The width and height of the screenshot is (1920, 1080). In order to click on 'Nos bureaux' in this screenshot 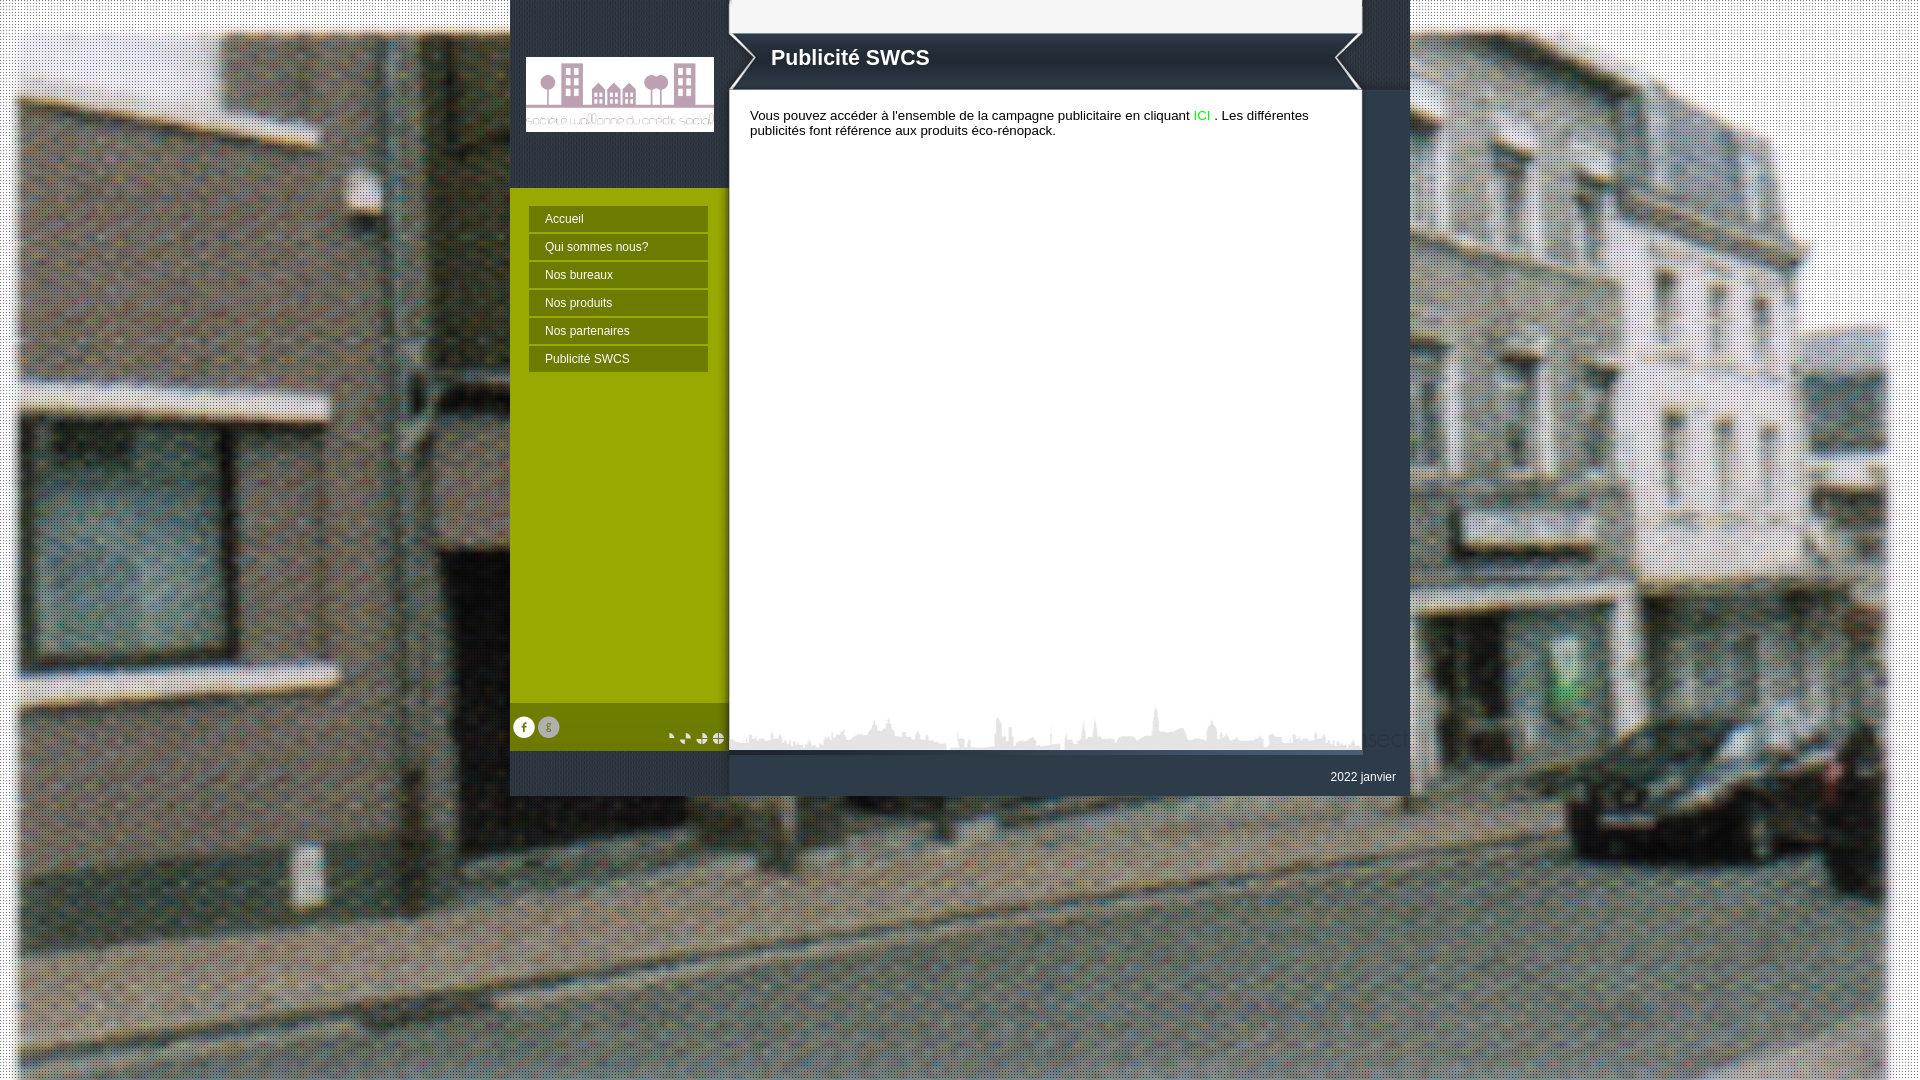, I will do `click(528, 274)`.